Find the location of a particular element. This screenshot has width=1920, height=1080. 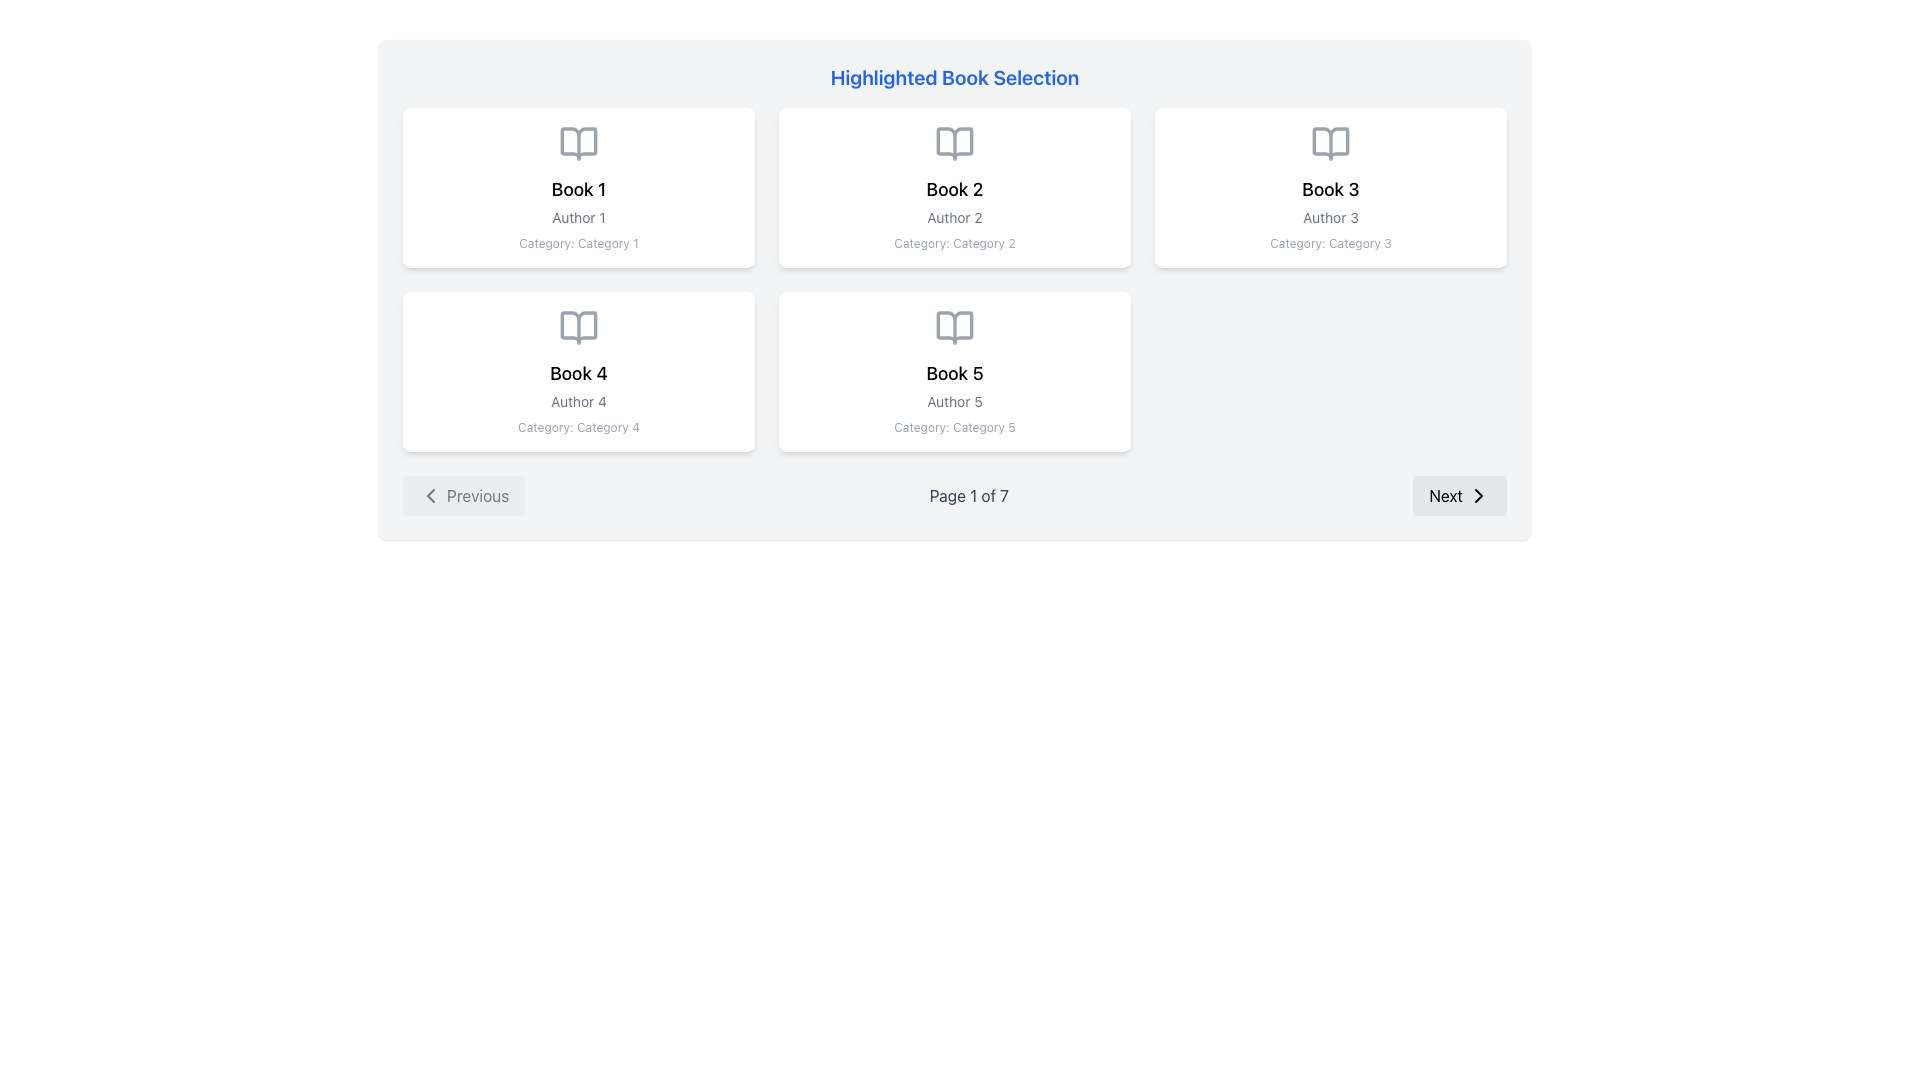

the book icon associated with 'Book 2', which signifies reading or book-related functionality and is positioned at the top of the card interface is located at coordinates (954, 142).